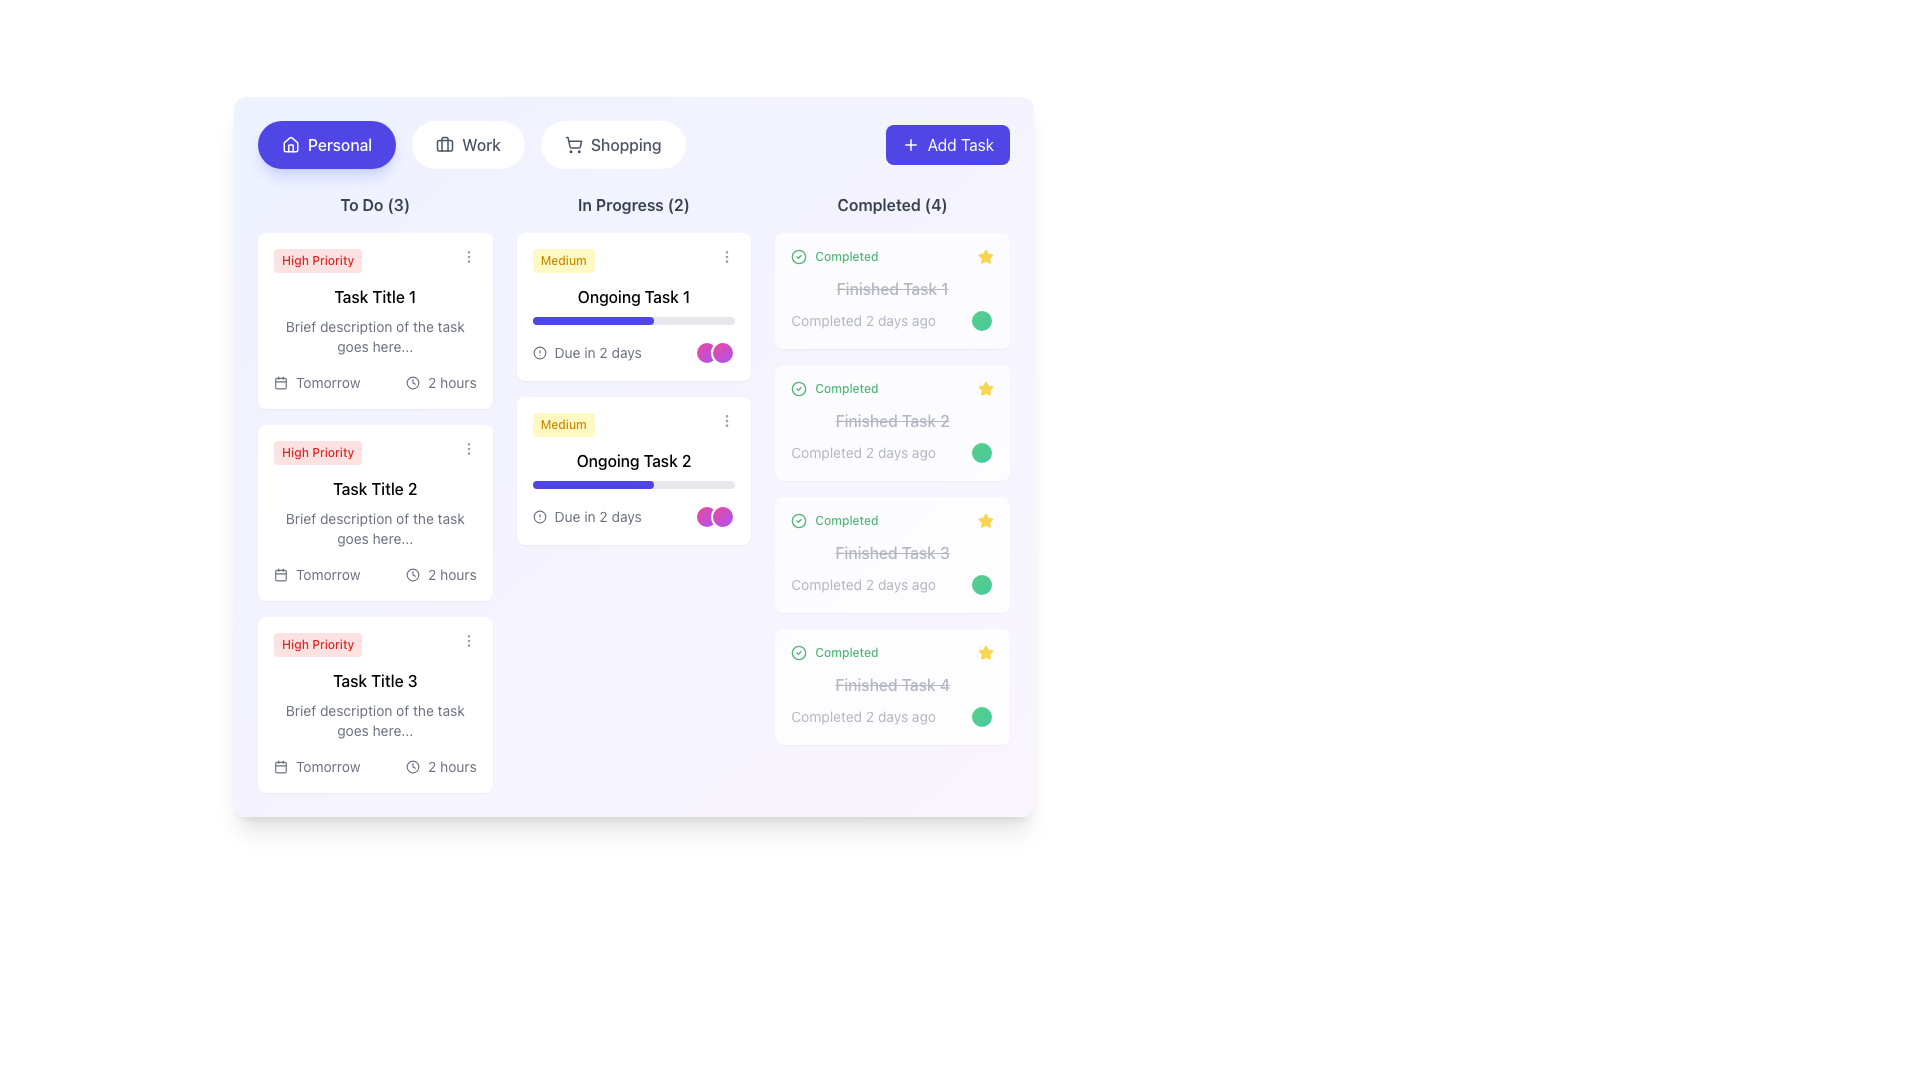 The image size is (1920, 1080). What do you see at coordinates (722, 352) in the screenshot?
I see `the second circular Decorative Indicator element, which features a pink to purple gradient fill and is located near the bottom right corner of the 'Ongoing Task 1' card in the 'In Progress' section` at bounding box center [722, 352].